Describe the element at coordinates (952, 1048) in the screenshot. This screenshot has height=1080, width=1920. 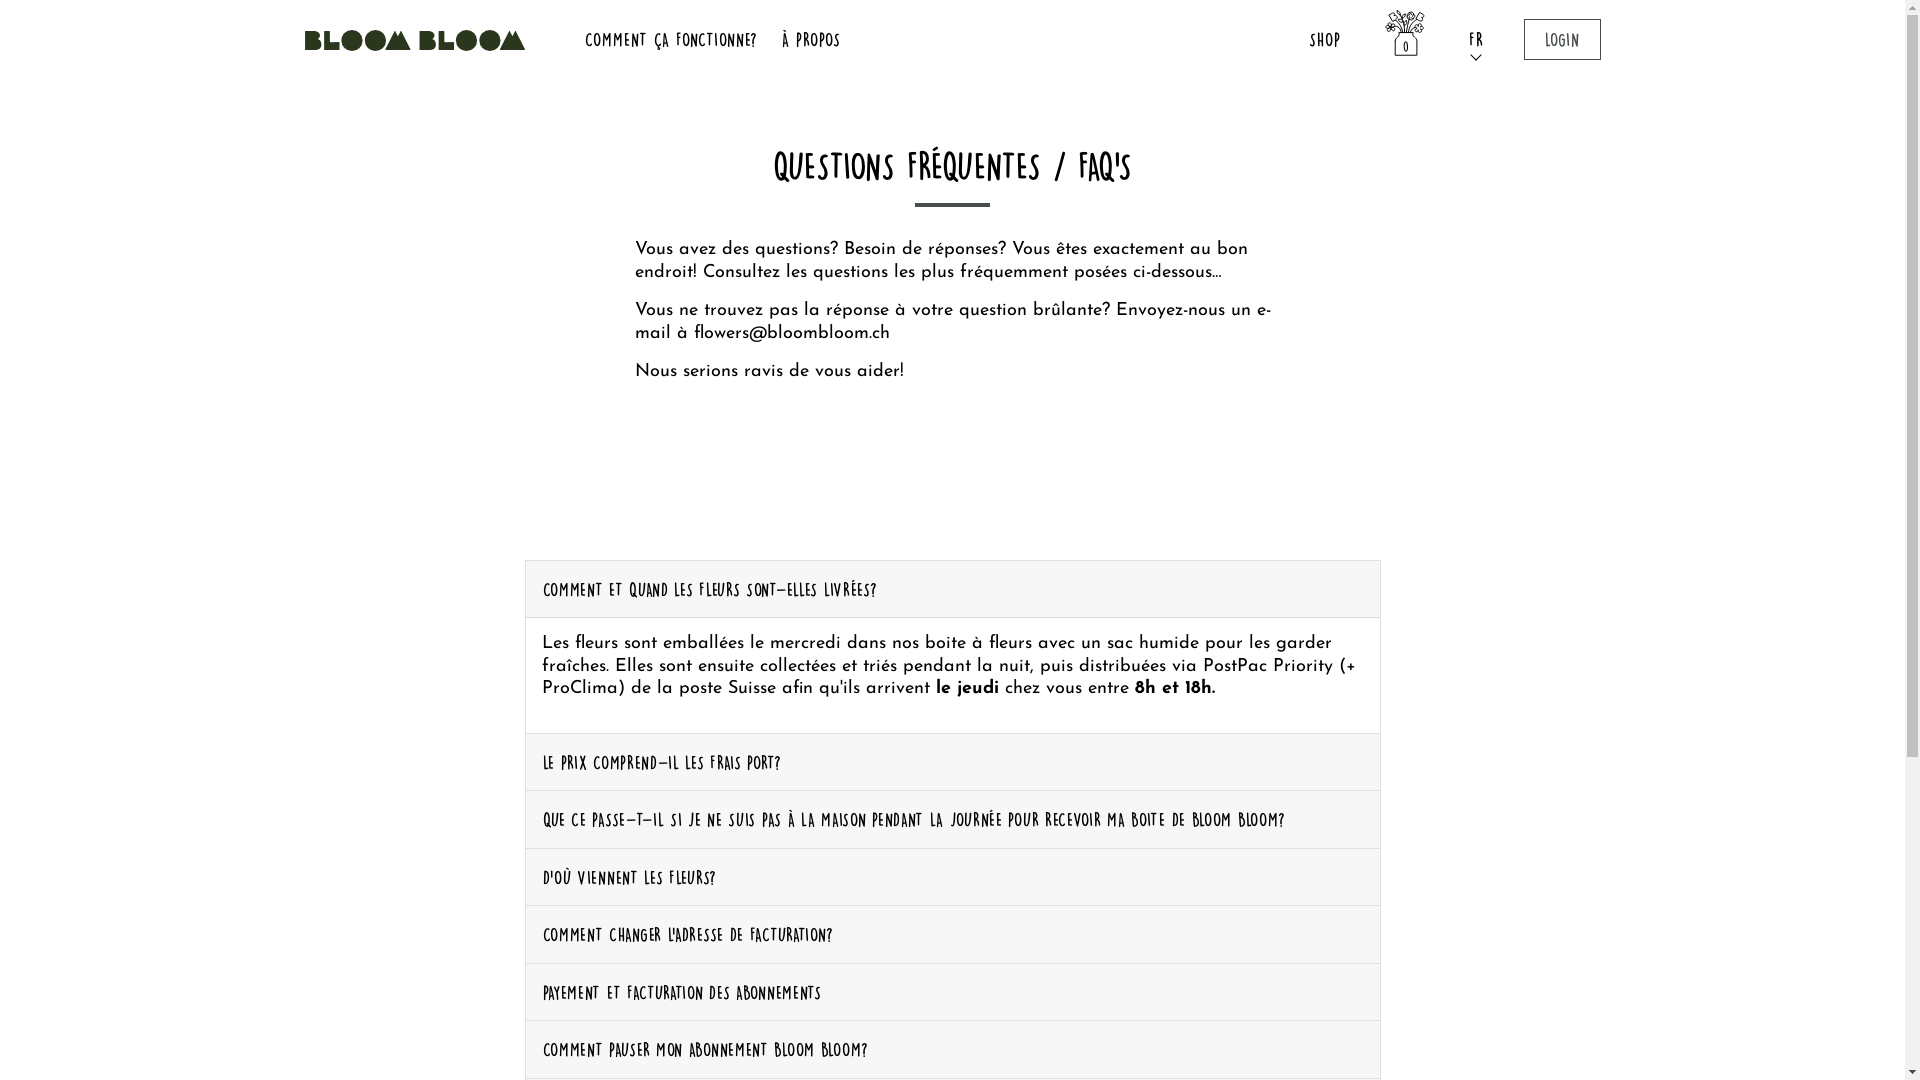
I see `'COMMENT PAUSER MON ABONNEMENT BLOOM BLOOM?'` at that location.